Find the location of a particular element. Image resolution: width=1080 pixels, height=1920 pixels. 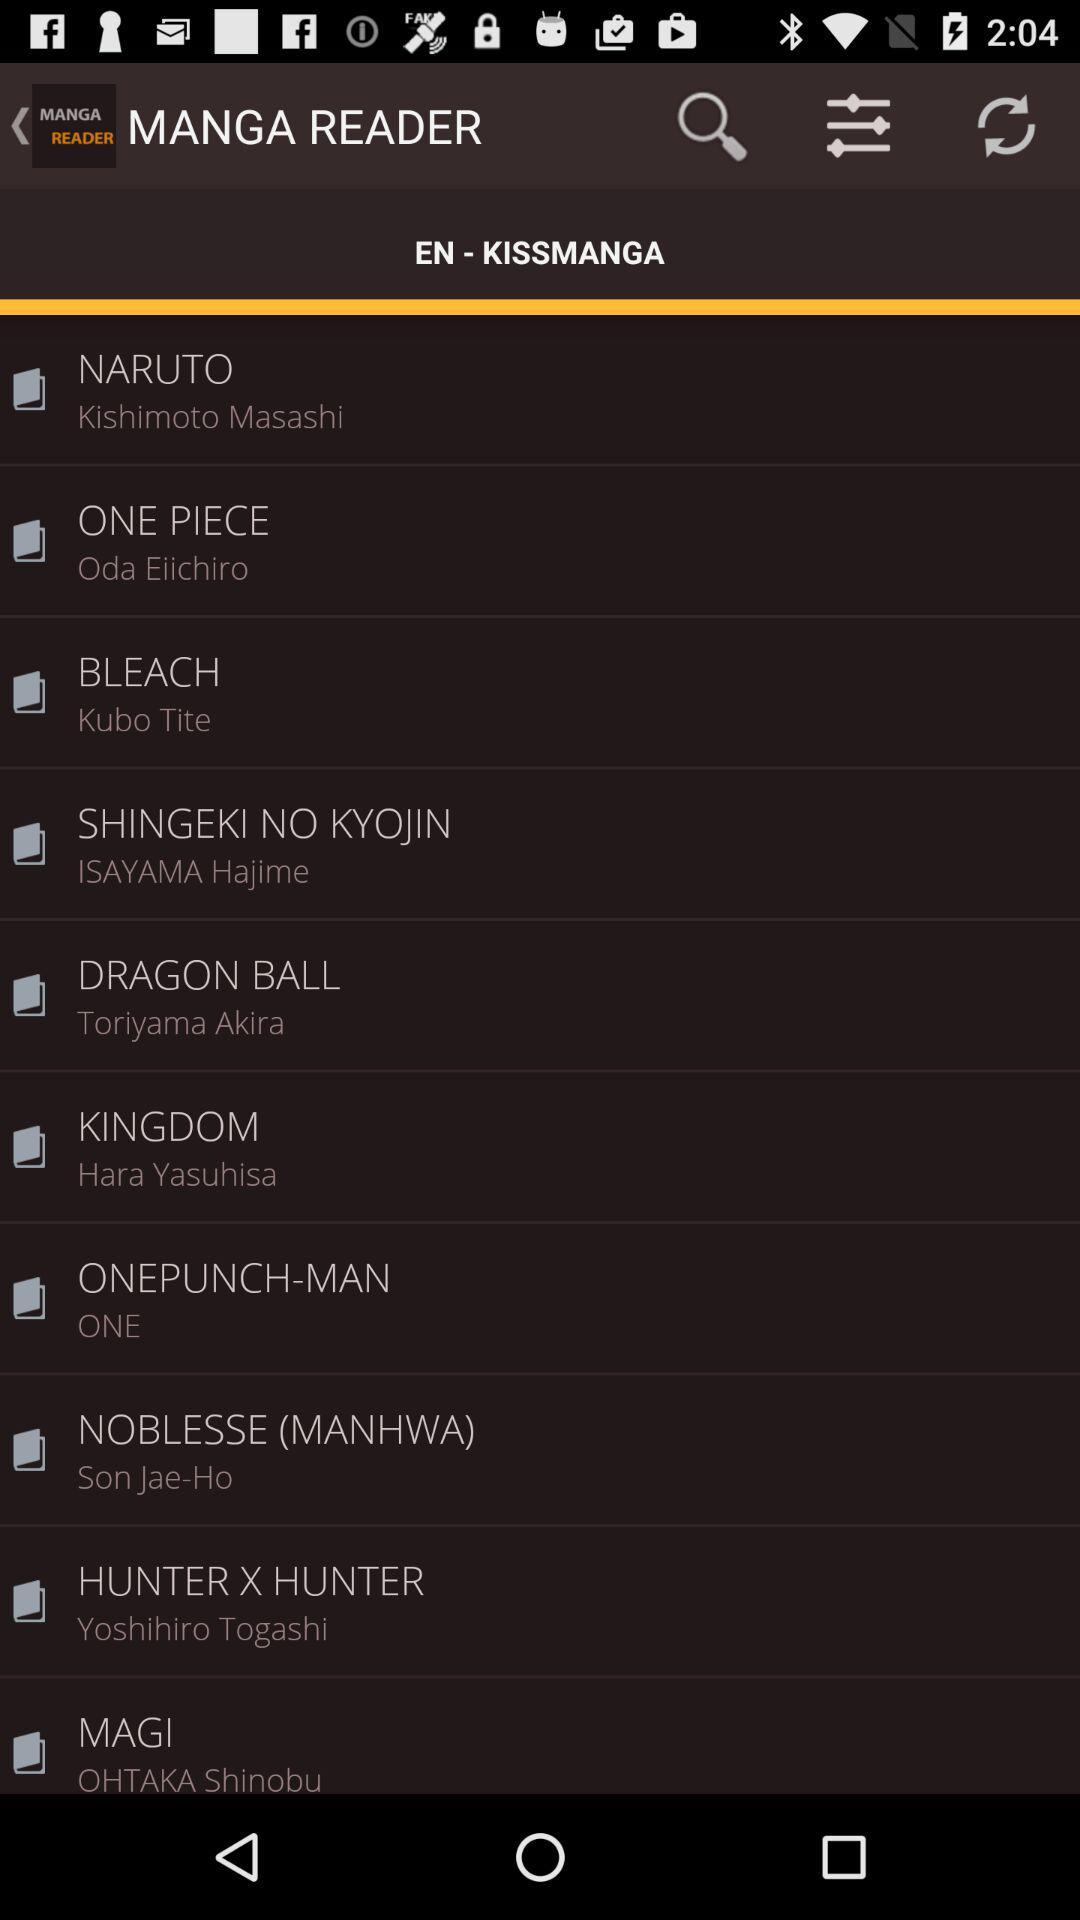

icon above the one piece item is located at coordinates (571, 427).